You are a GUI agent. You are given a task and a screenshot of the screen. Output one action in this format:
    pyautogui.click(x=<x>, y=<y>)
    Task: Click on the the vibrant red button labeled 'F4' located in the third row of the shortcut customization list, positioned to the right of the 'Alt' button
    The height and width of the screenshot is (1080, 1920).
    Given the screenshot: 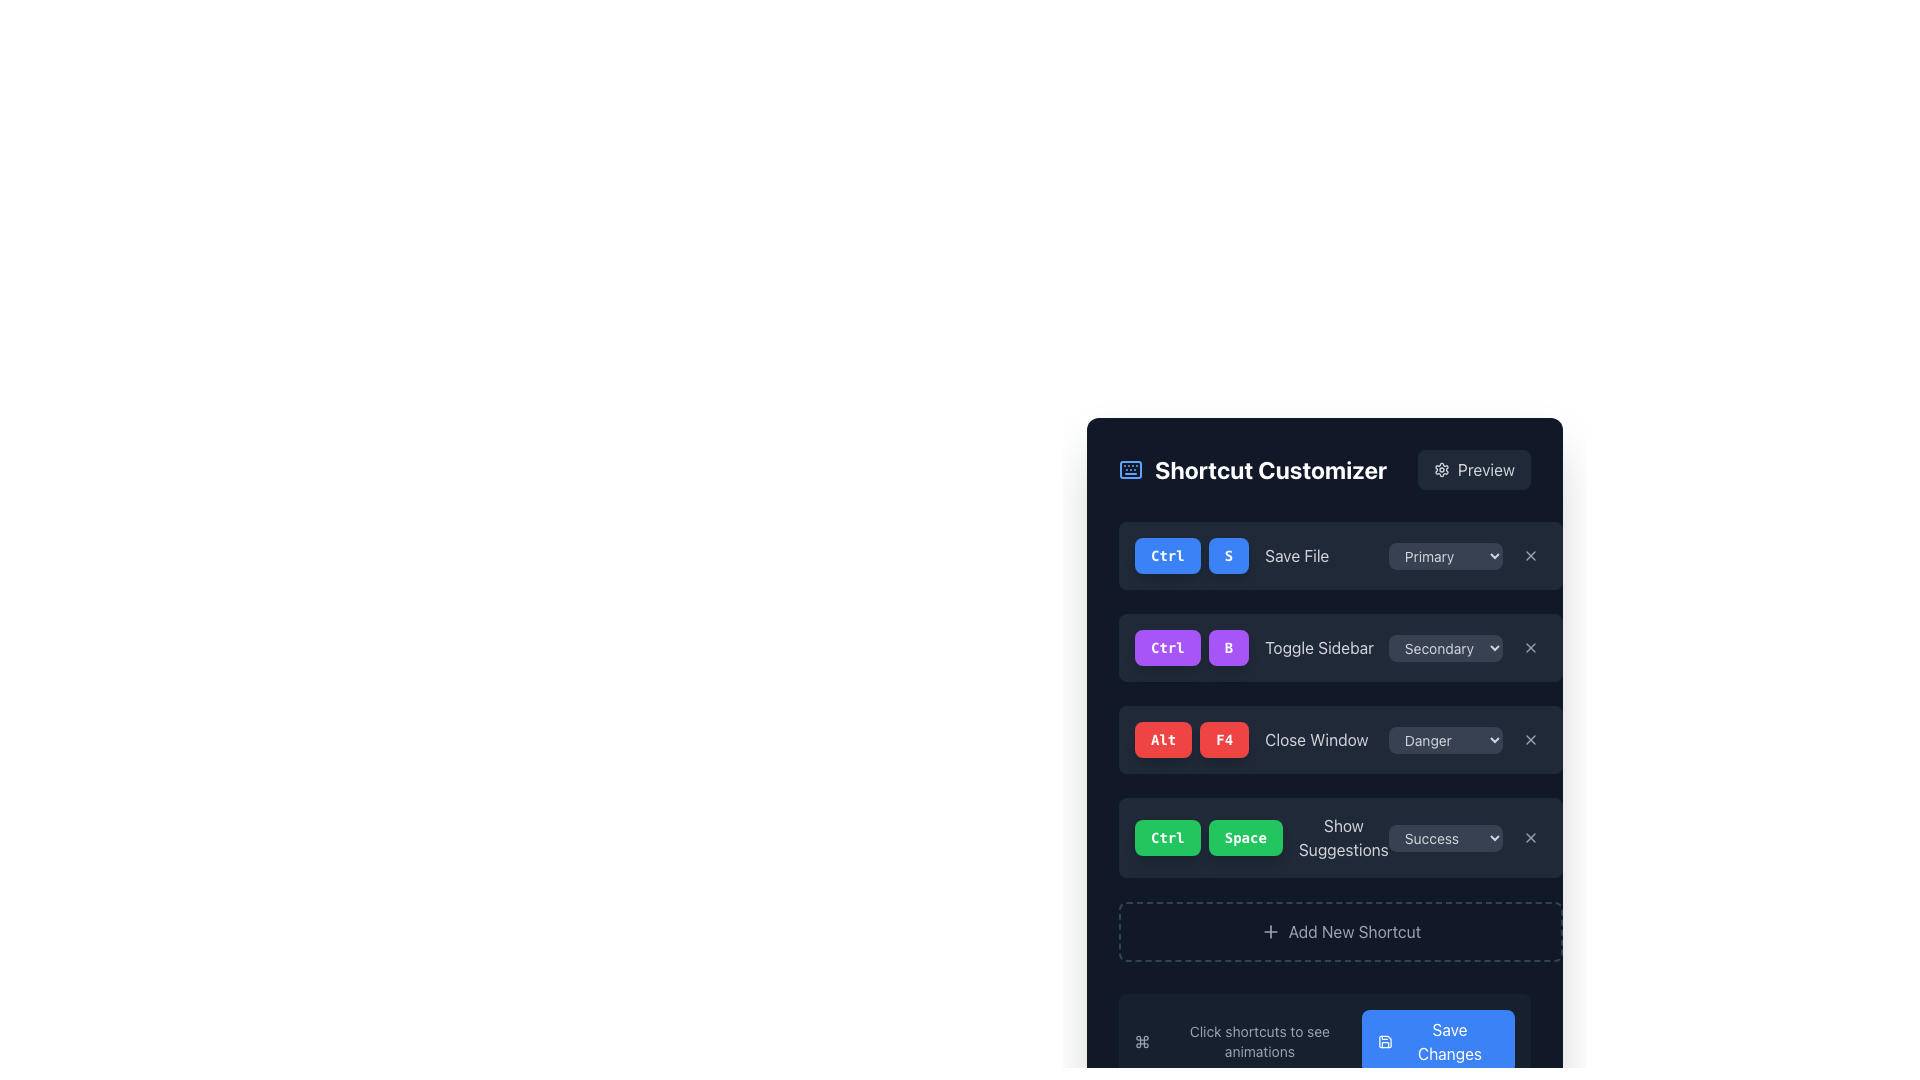 What is the action you would take?
    pyautogui.click(x=1223, y=740)
    